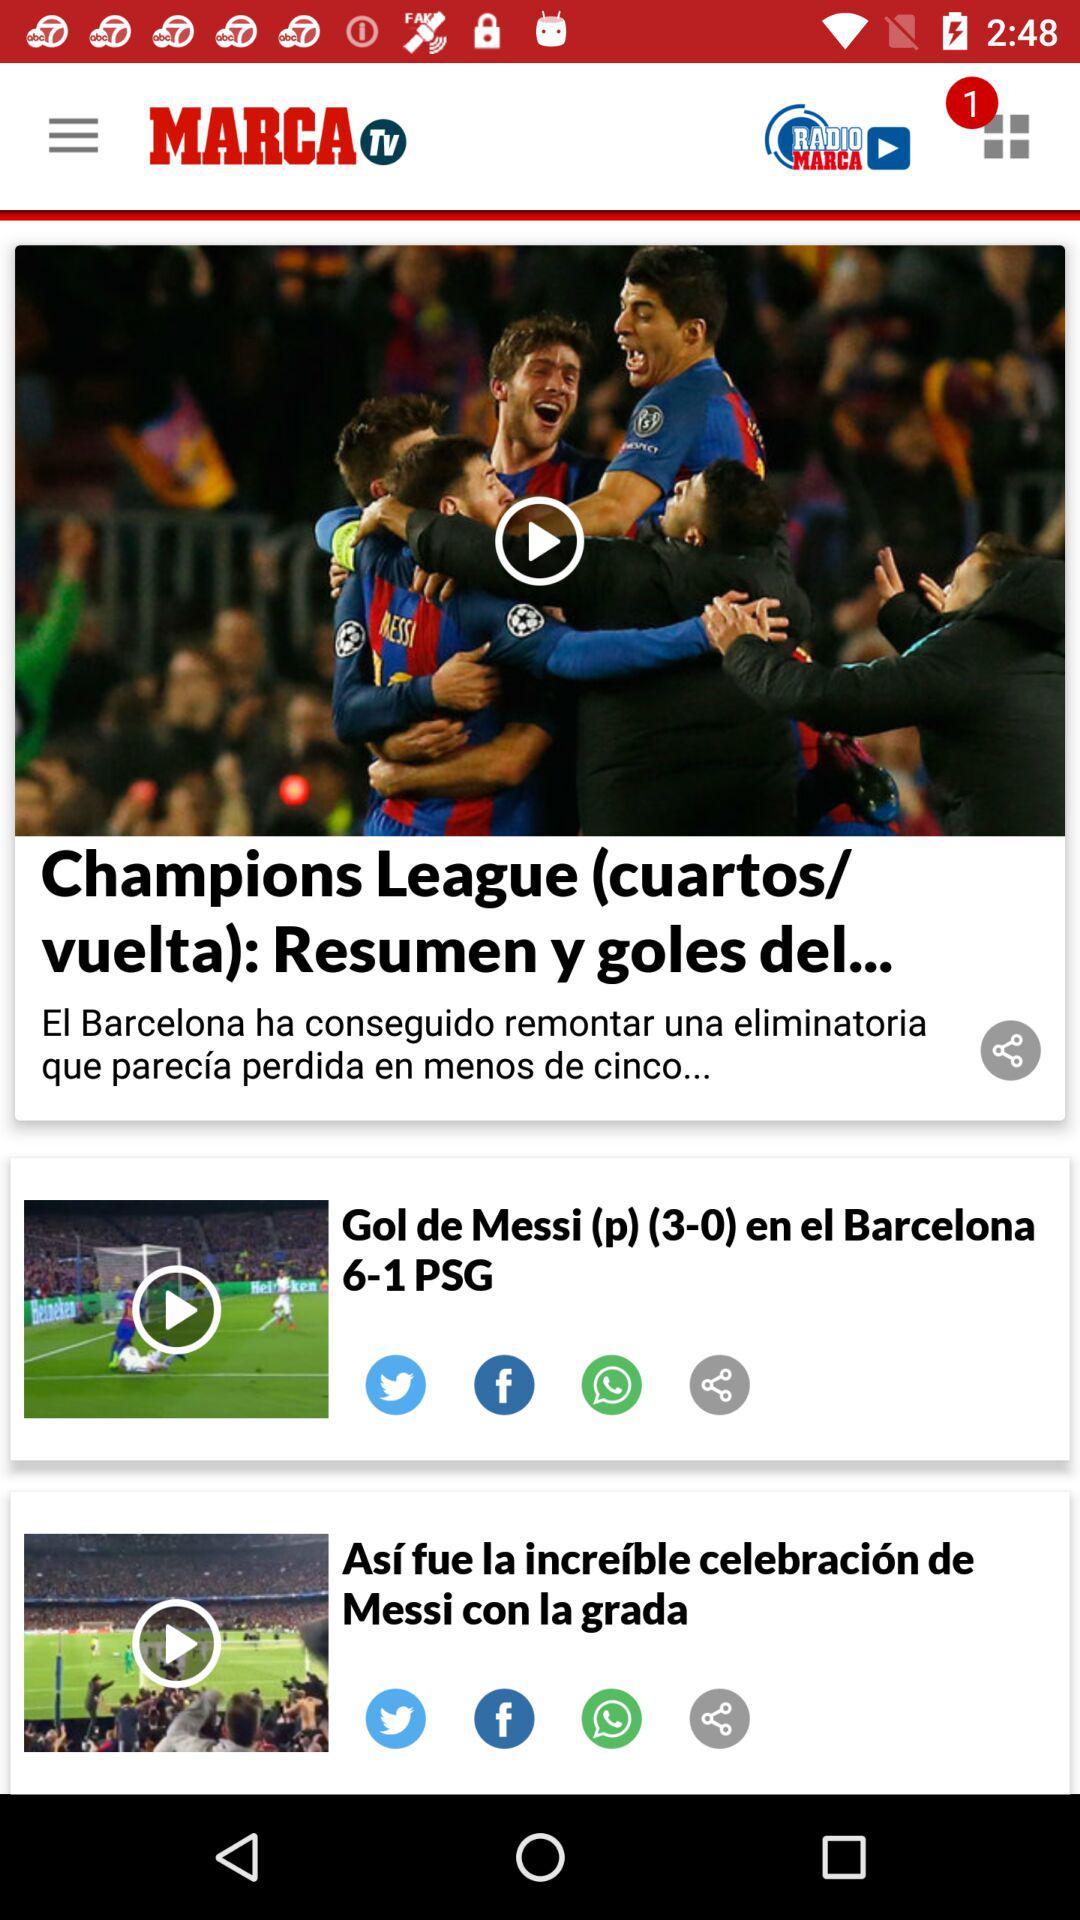 The image size is (1080, 1920). What do you see at coordinates (720, 1384) in the screenshot?
I see `share article` at bounding box center [720, 1384].